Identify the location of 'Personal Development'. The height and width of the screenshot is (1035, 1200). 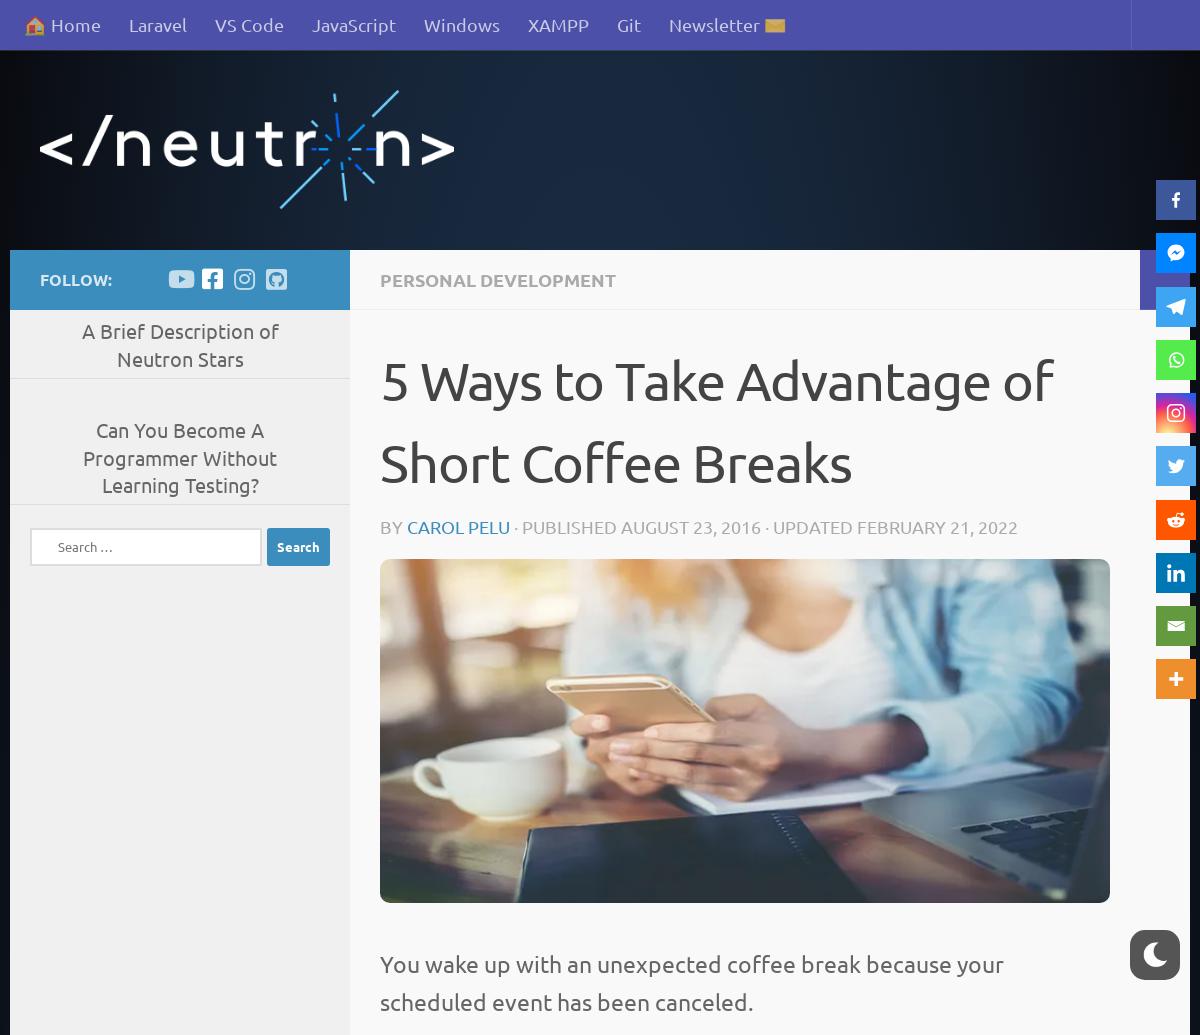
(497, 278).